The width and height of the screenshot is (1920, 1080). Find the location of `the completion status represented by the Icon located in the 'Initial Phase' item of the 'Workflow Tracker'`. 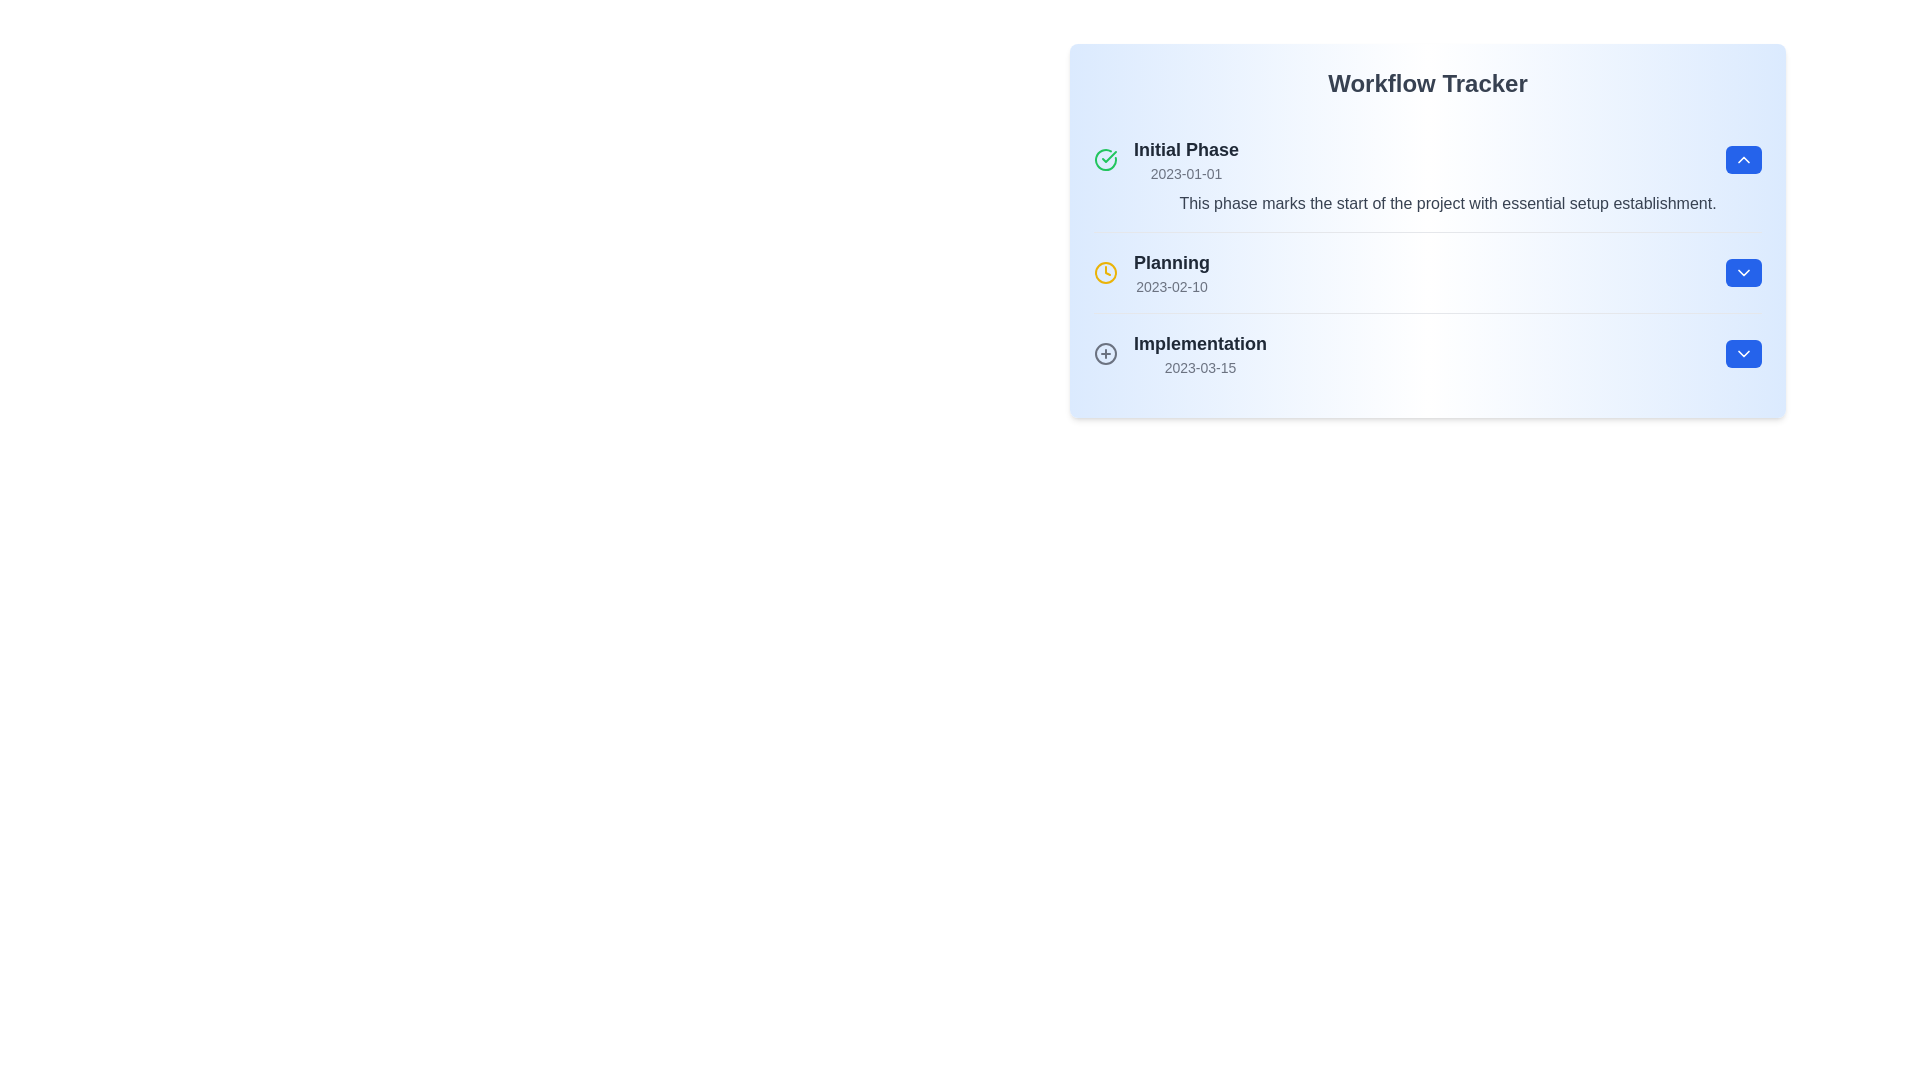

the completion status represented by the Icon located in the 'Initial Phase' item of the 'Workflow Tracker' is located at coordinates (1108, 156).